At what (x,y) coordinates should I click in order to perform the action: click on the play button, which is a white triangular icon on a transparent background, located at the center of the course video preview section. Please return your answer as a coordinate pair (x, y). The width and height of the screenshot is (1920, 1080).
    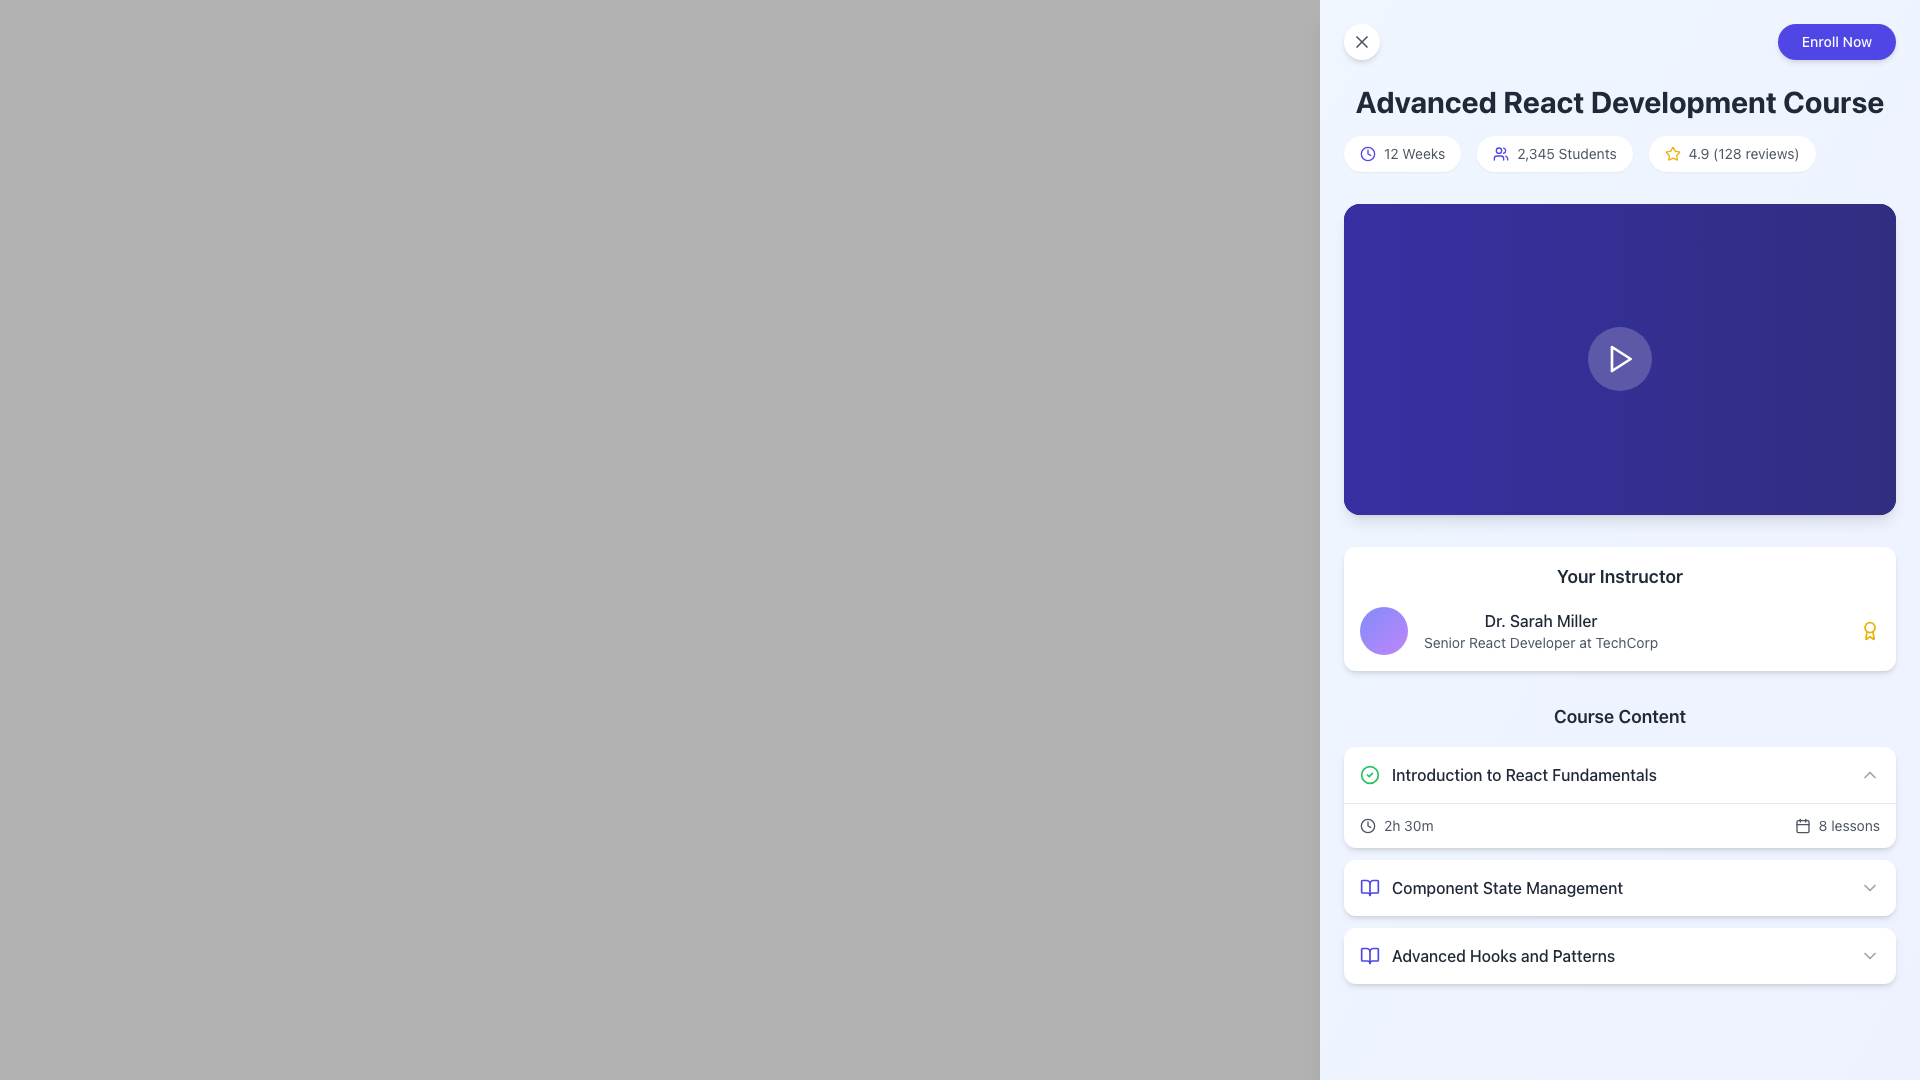
    Looking at the image, I should click on (1620, 357).